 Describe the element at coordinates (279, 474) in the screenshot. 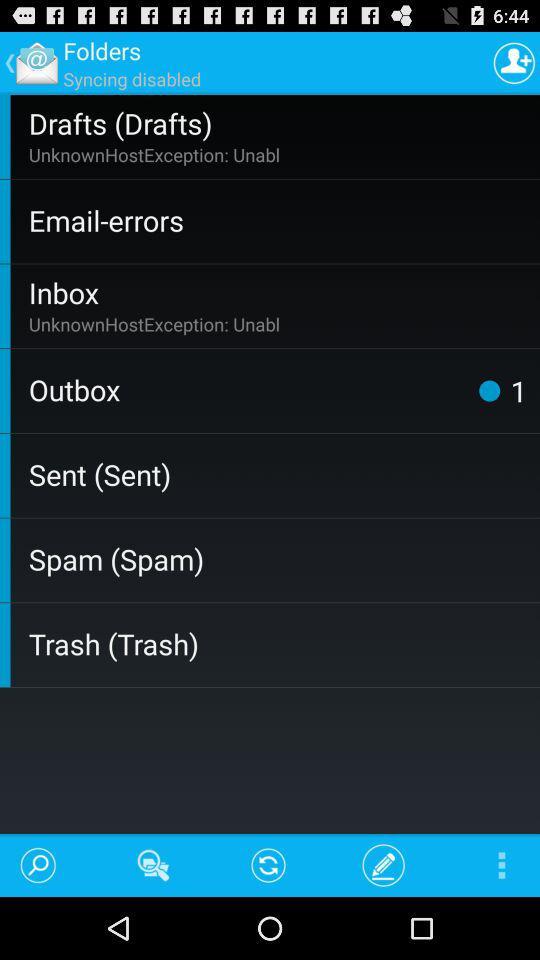

I see `the sent (sent) item` at that location.